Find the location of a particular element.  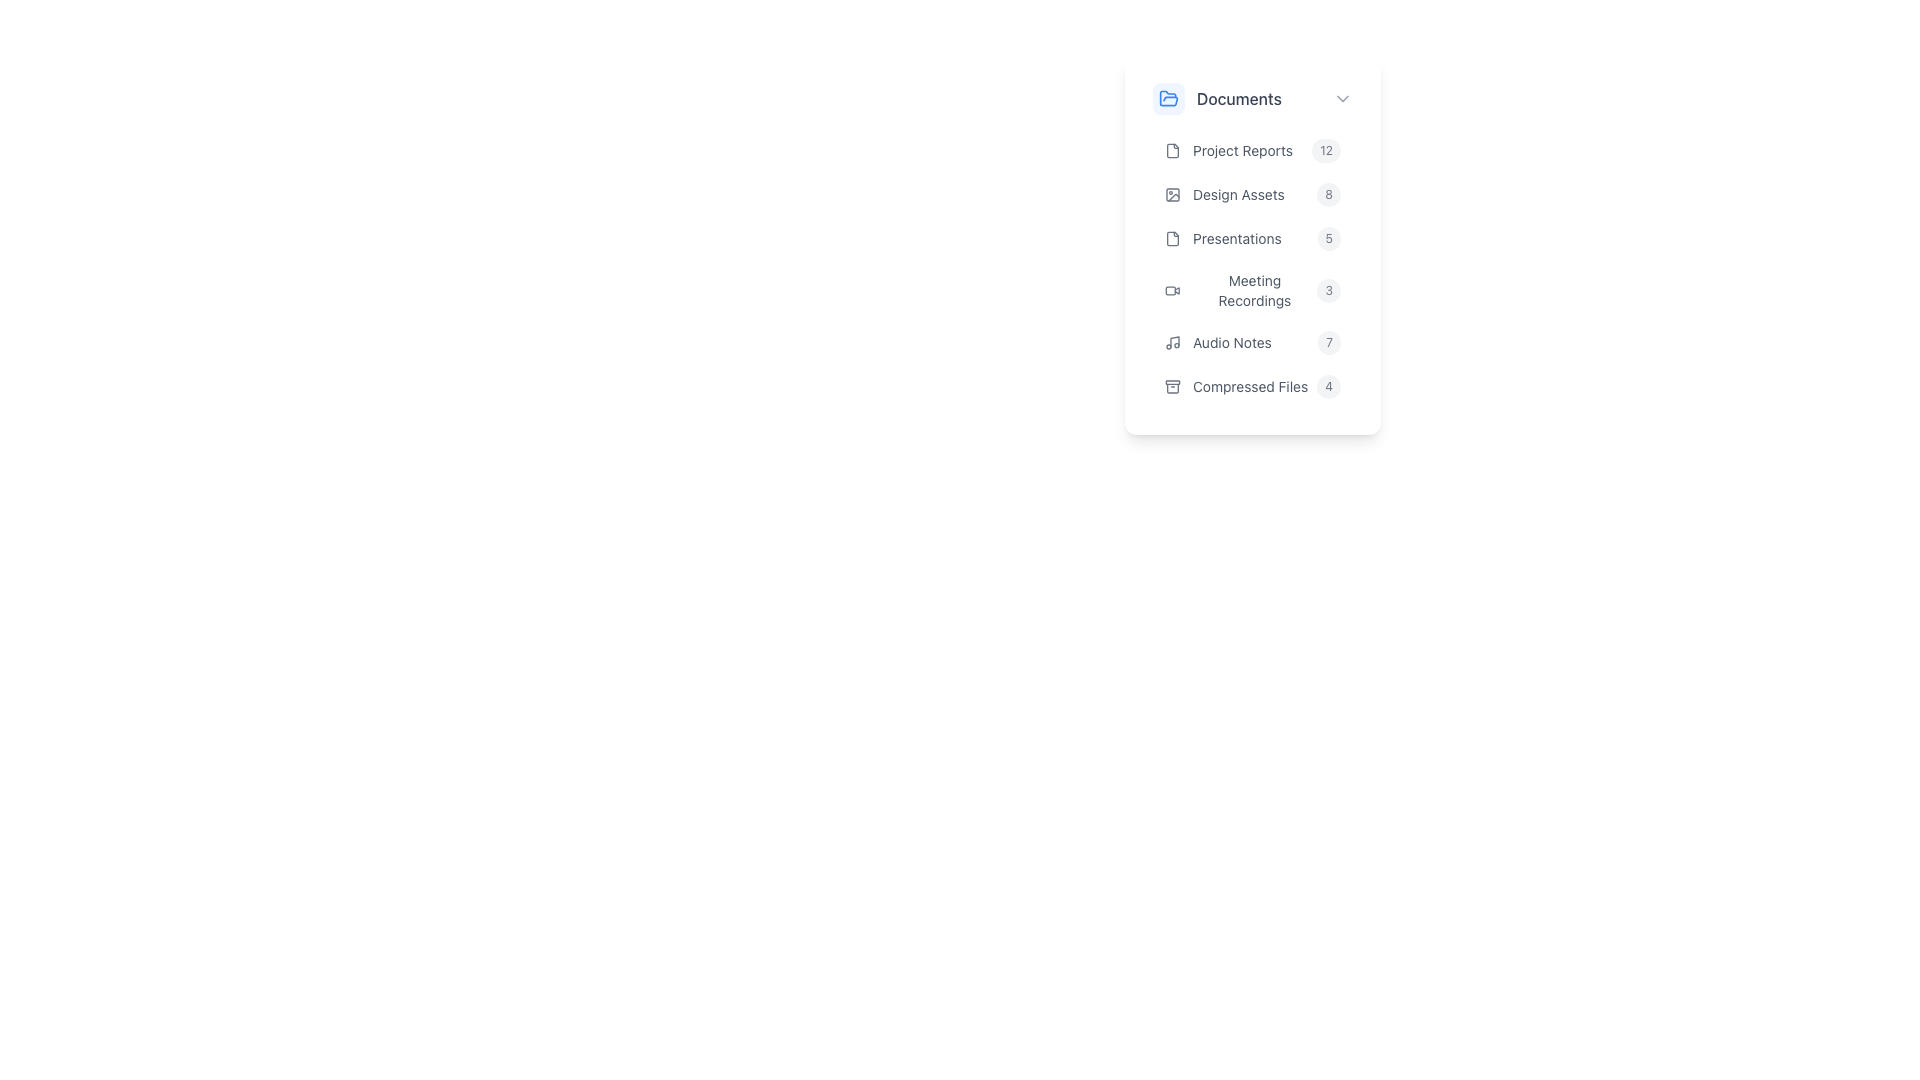

the 'Project Report' icon located near the left of the 'Project Reports' label in the list of document categories is located at coordinates (1172, 149).